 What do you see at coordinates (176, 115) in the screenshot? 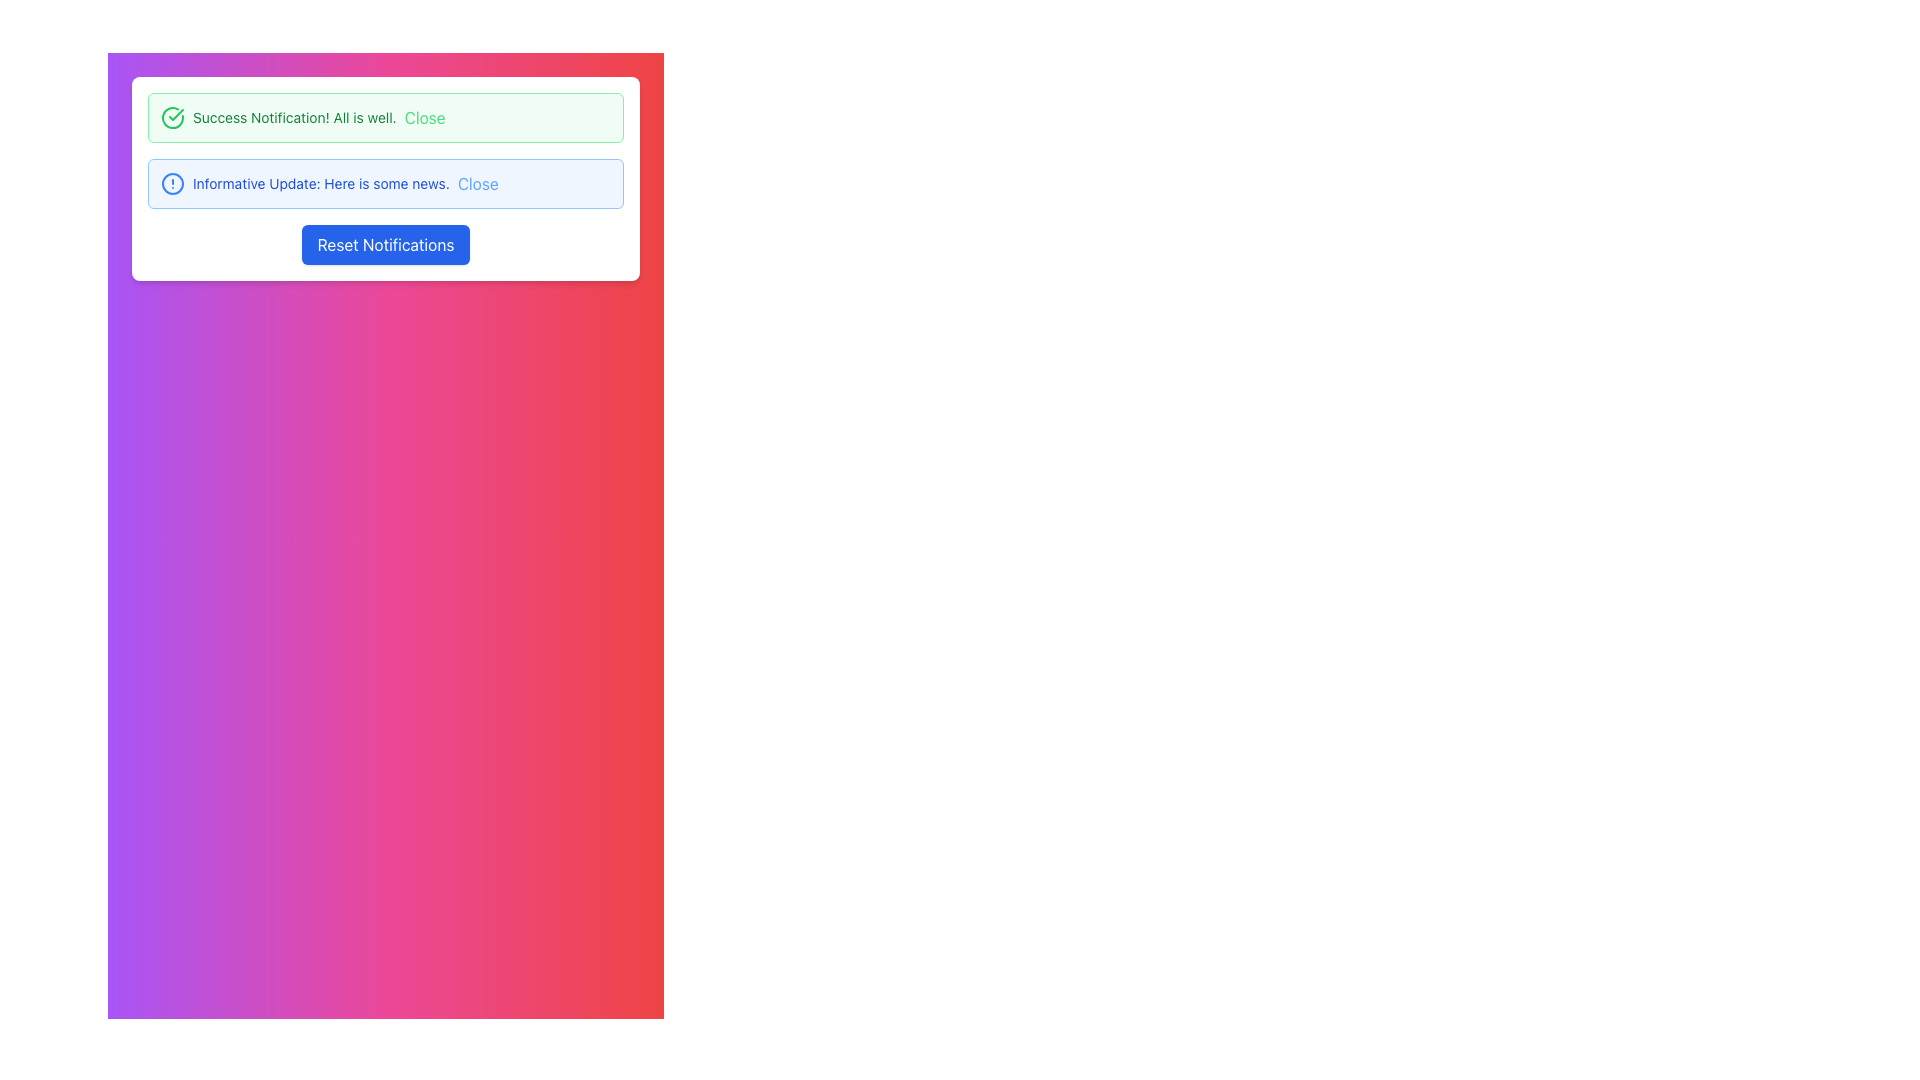
I see `the checkmark icon indicating successful completion within the success notification card located at the top of the interface` at bounding box center [176, 115].